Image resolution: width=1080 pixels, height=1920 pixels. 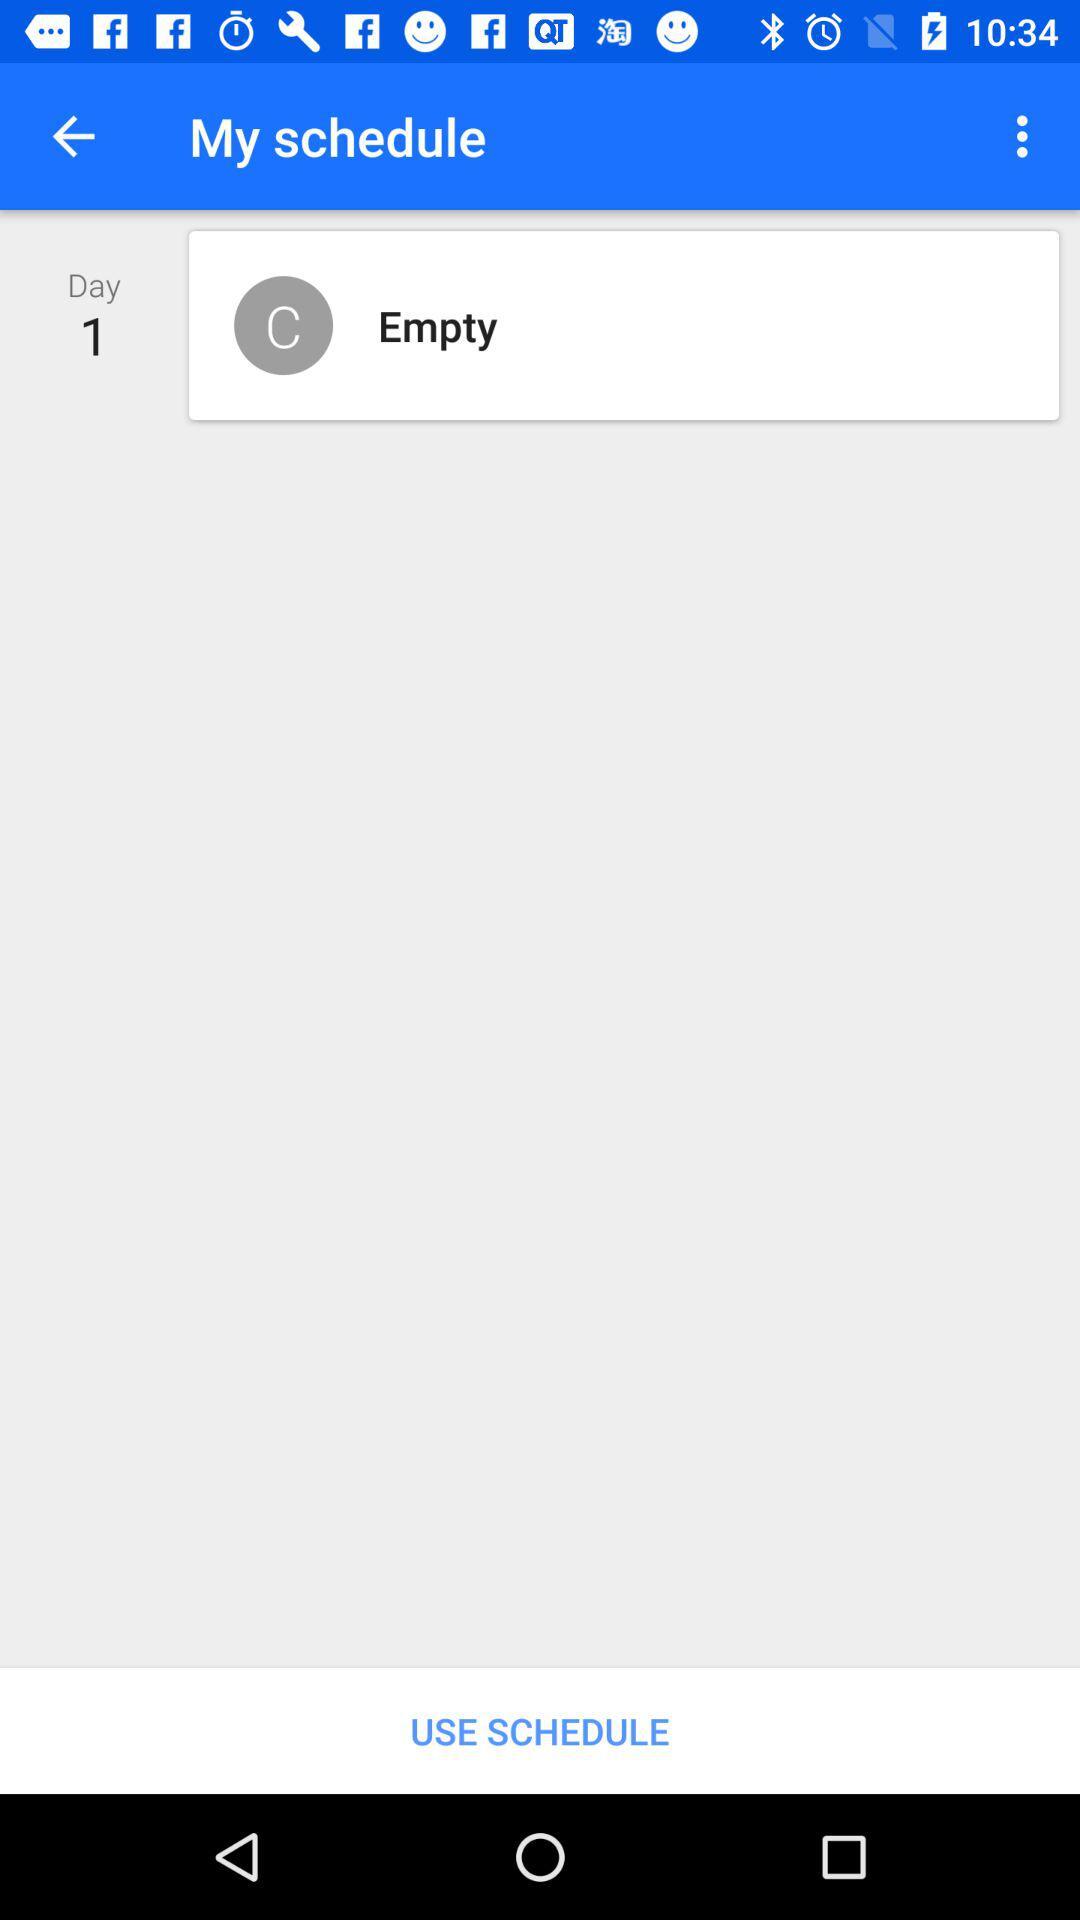 I want to click on icon to the left of the my schedule, so click(x=72, y=135).